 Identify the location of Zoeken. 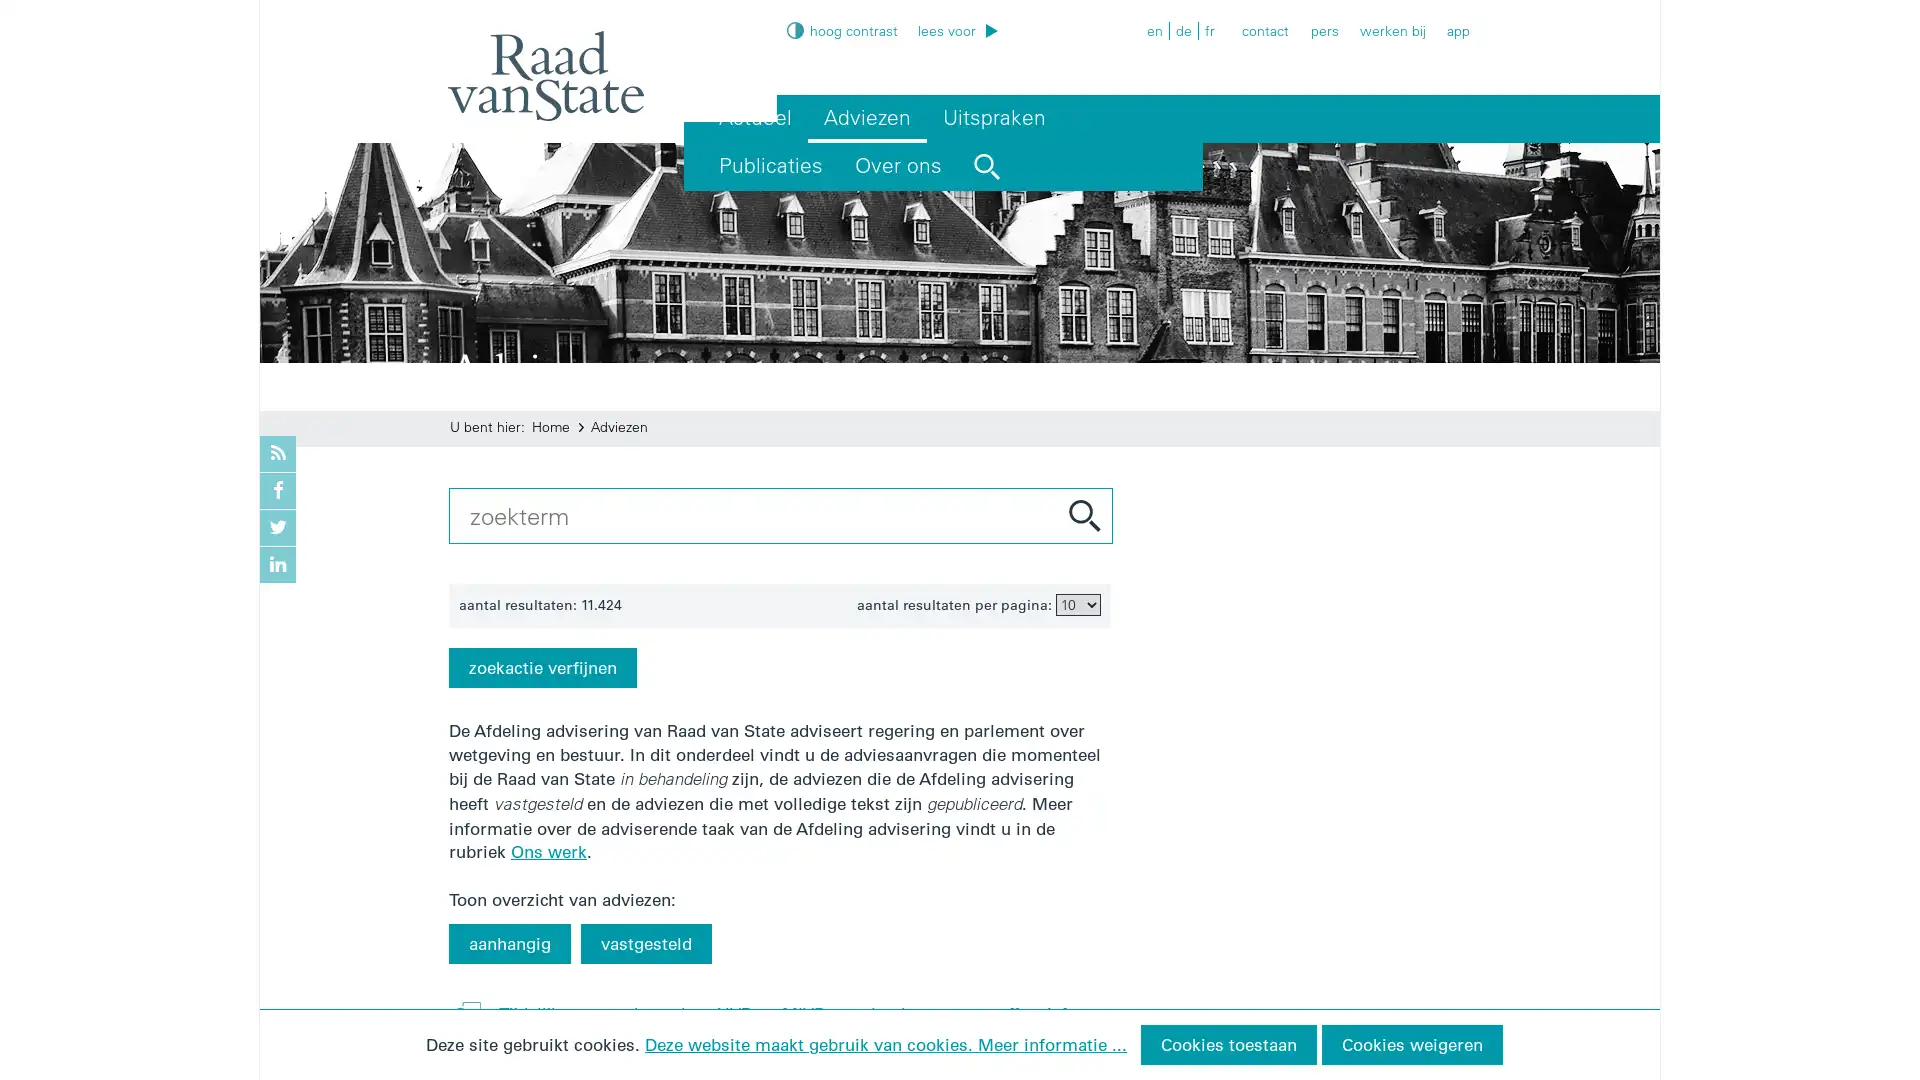
(1083, 514).